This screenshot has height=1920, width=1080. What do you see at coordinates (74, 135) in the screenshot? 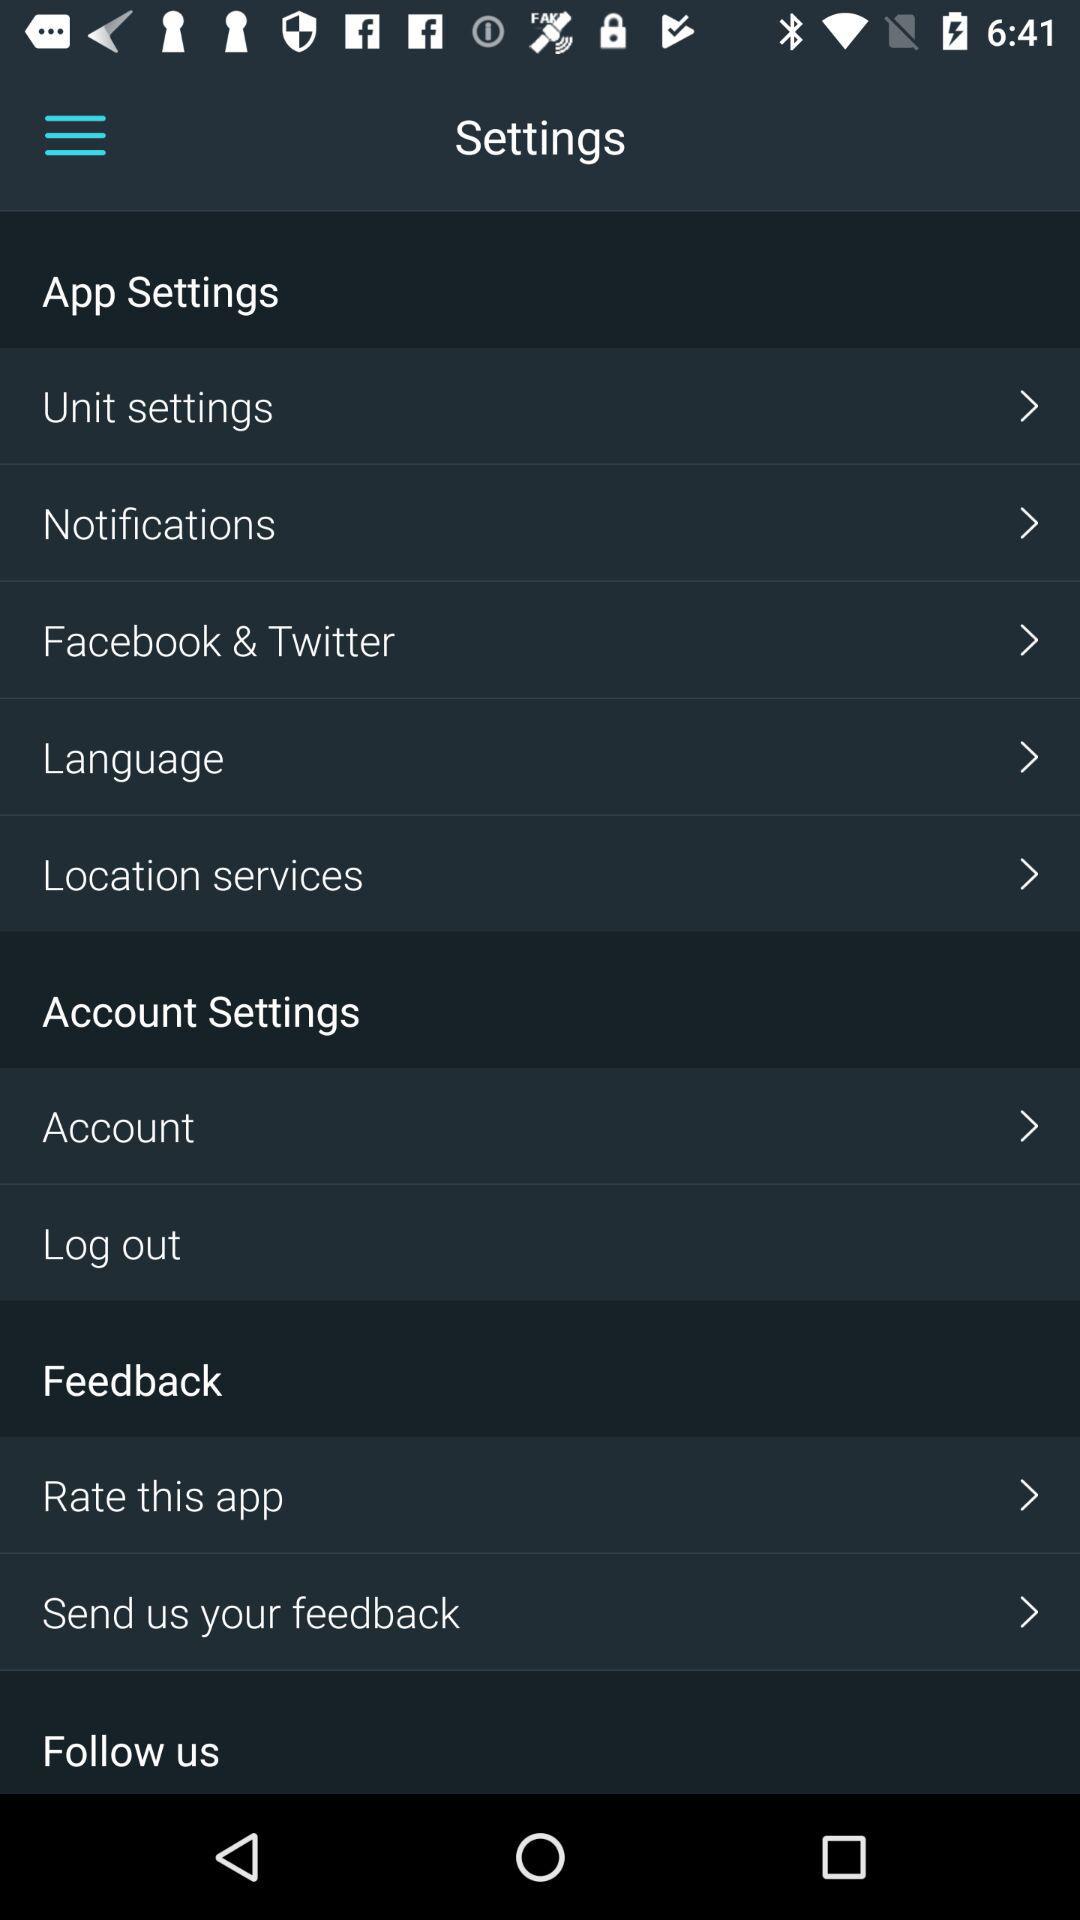
I see `menu` at bounding box center [74, 135].